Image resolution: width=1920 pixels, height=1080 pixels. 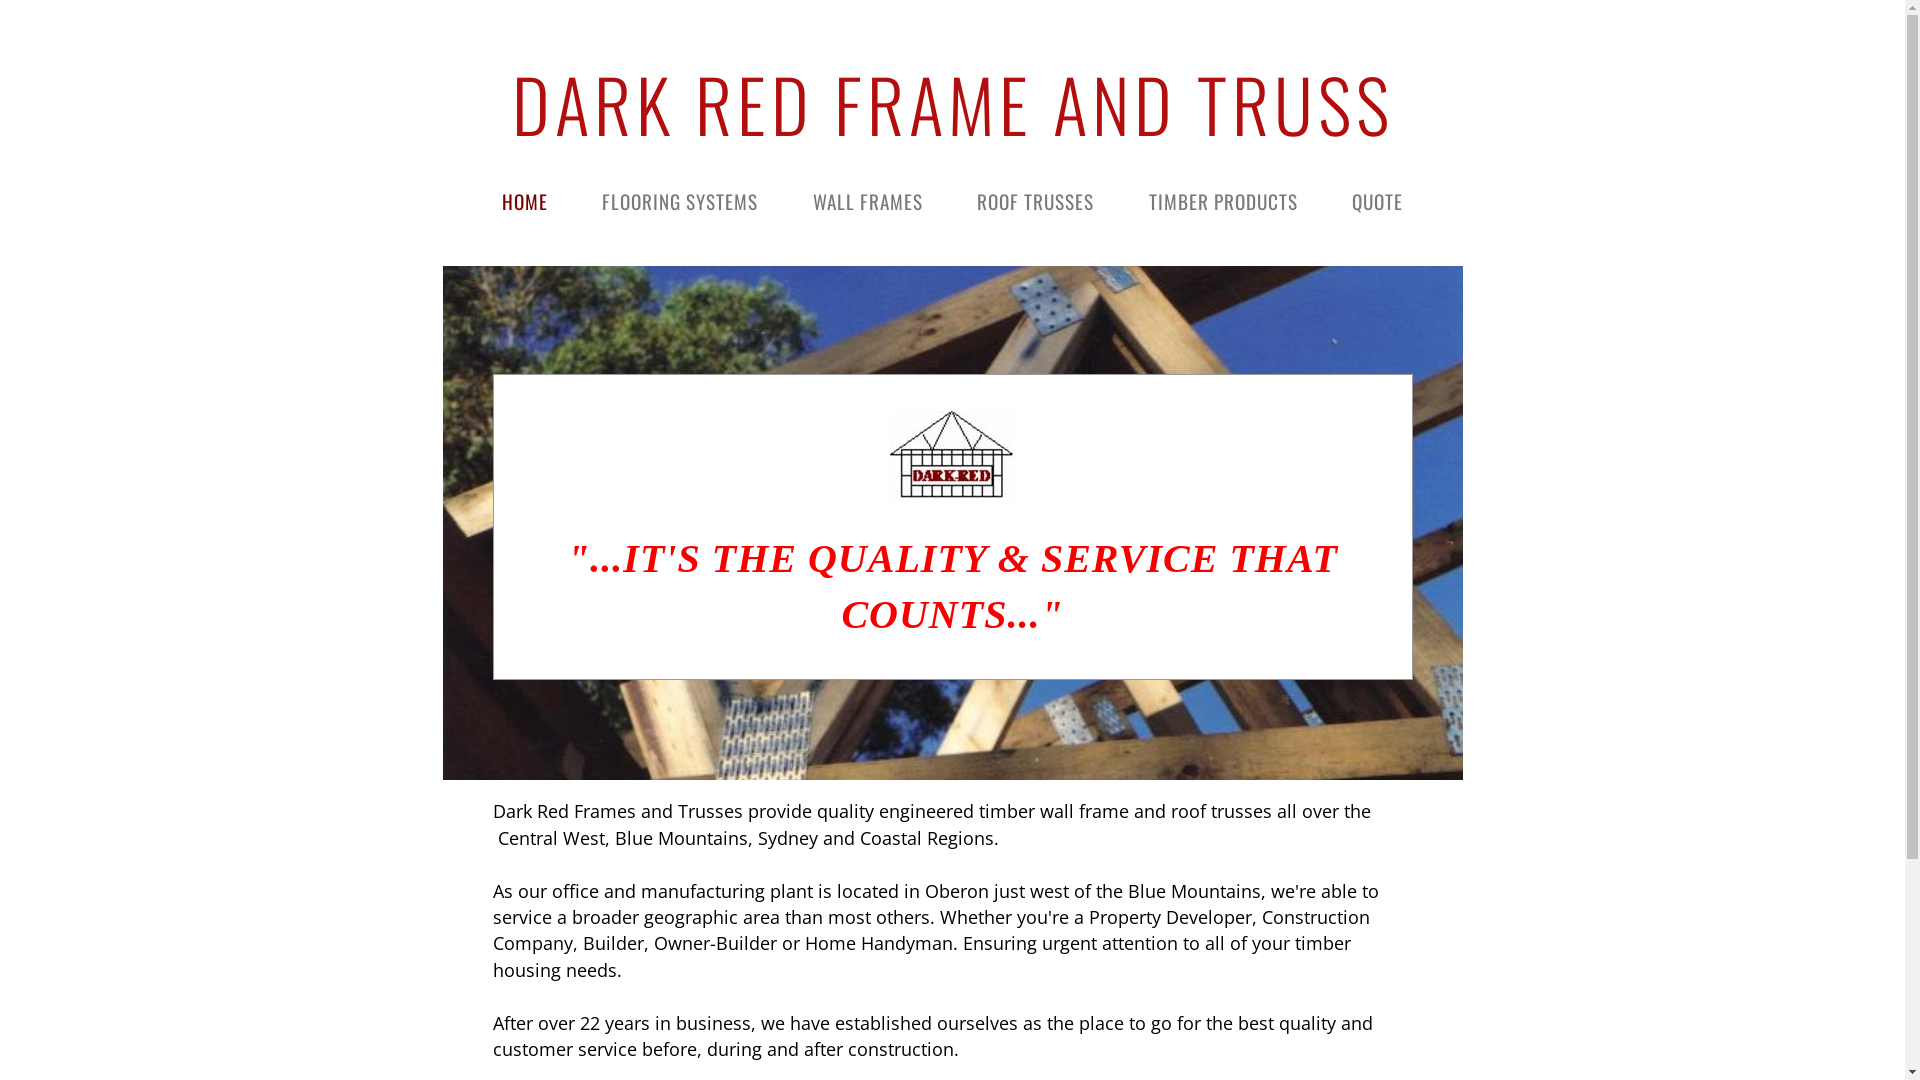 What do you see at coordinates (524, 201) in the screenshot?
I see `'HOME'` at bounding box center [524, 201].